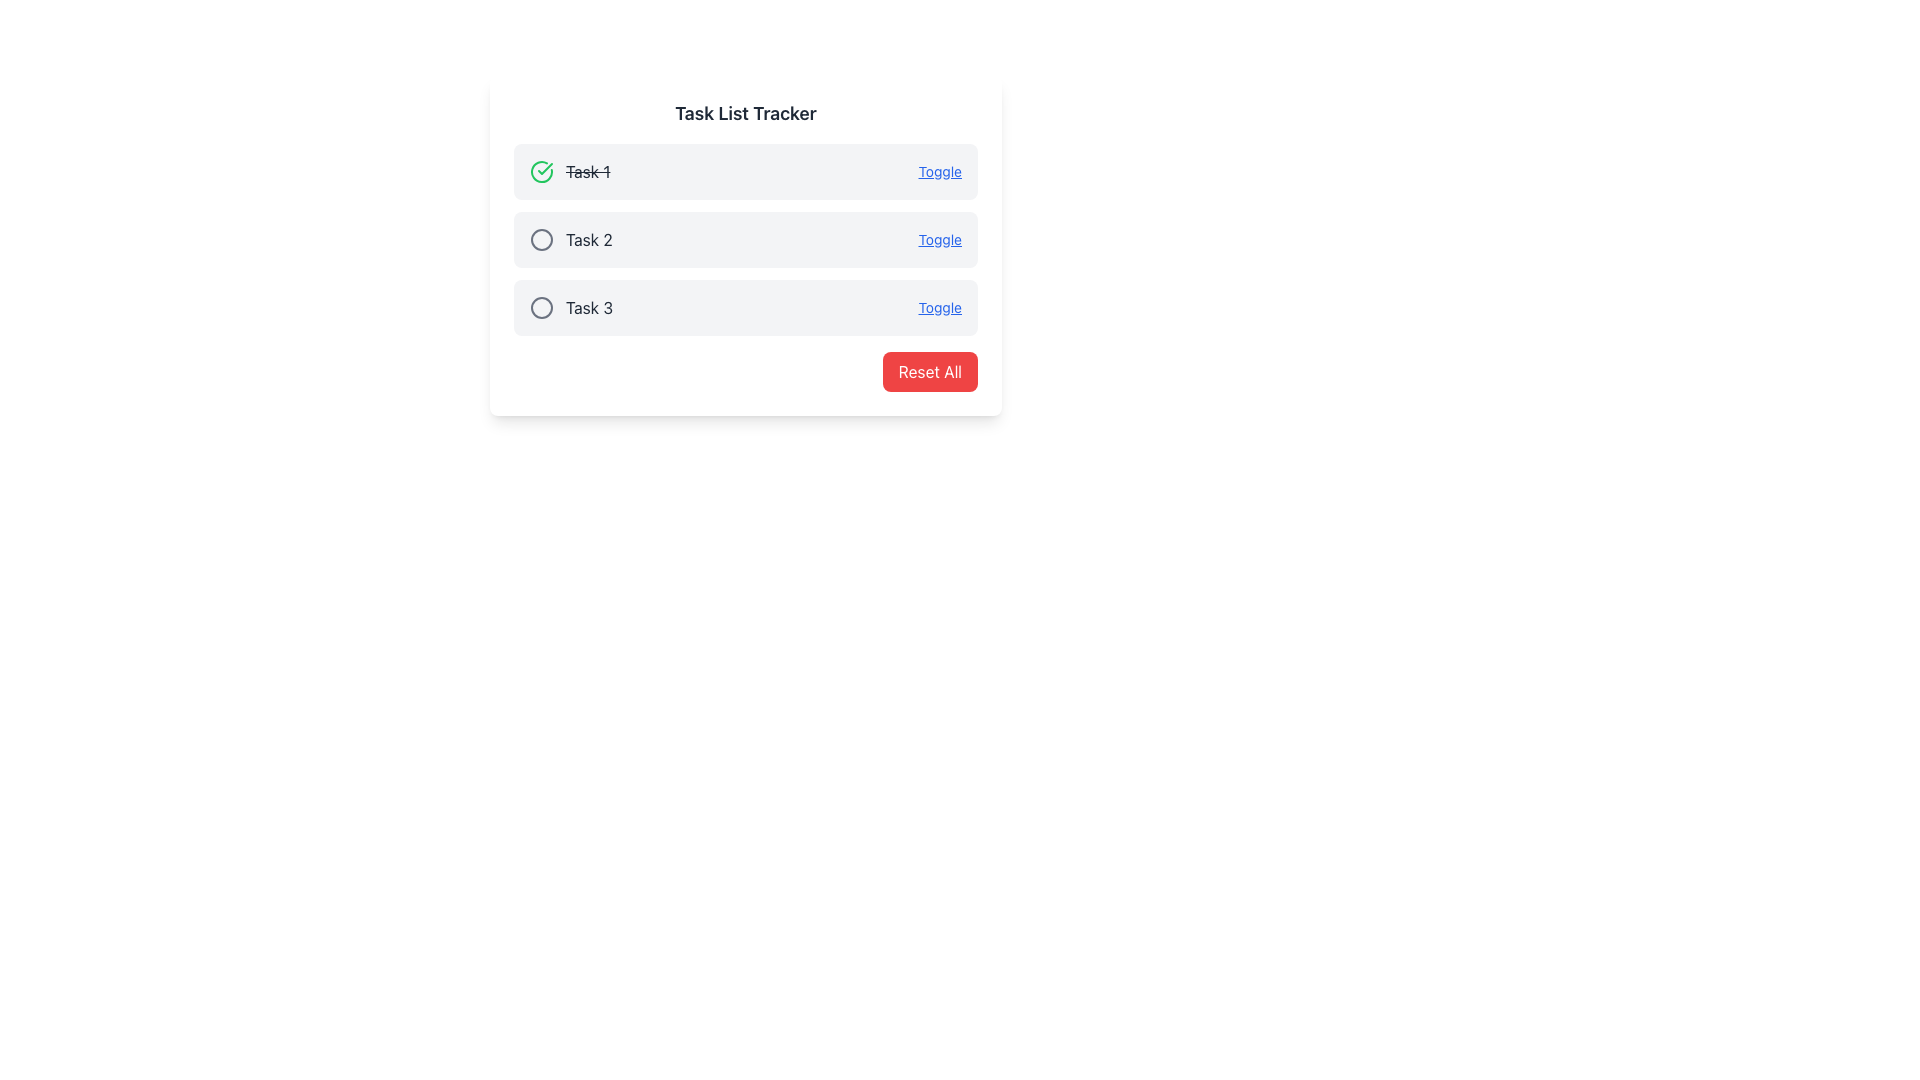 This screenshot has height=1080, width=1920. I want to click on the text label displaying 'Task 1' with a strikethrough style, indicating completion, located to the right of a green circular icon with a checkmark, so click(587, 171).